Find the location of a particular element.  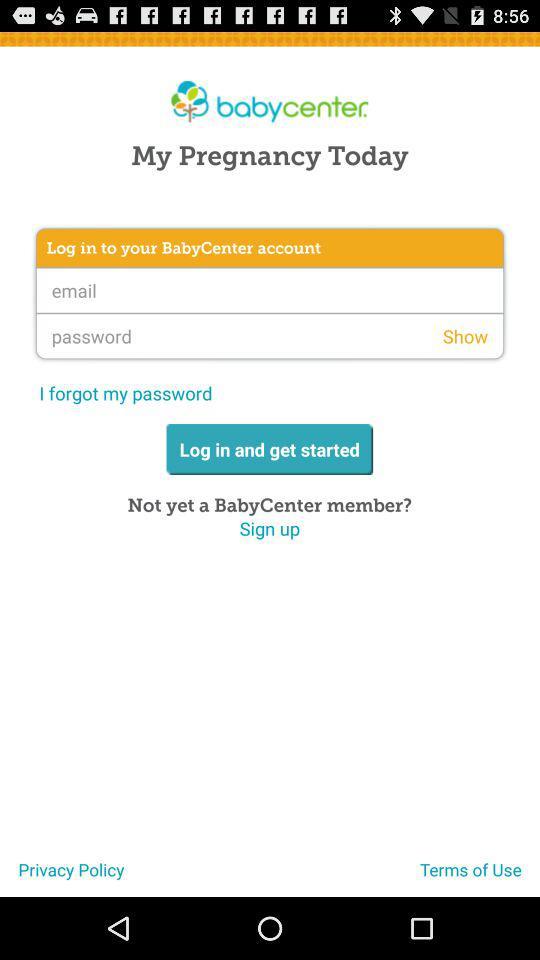

the item next to privacy policy app is located at coordinates (479, 876).